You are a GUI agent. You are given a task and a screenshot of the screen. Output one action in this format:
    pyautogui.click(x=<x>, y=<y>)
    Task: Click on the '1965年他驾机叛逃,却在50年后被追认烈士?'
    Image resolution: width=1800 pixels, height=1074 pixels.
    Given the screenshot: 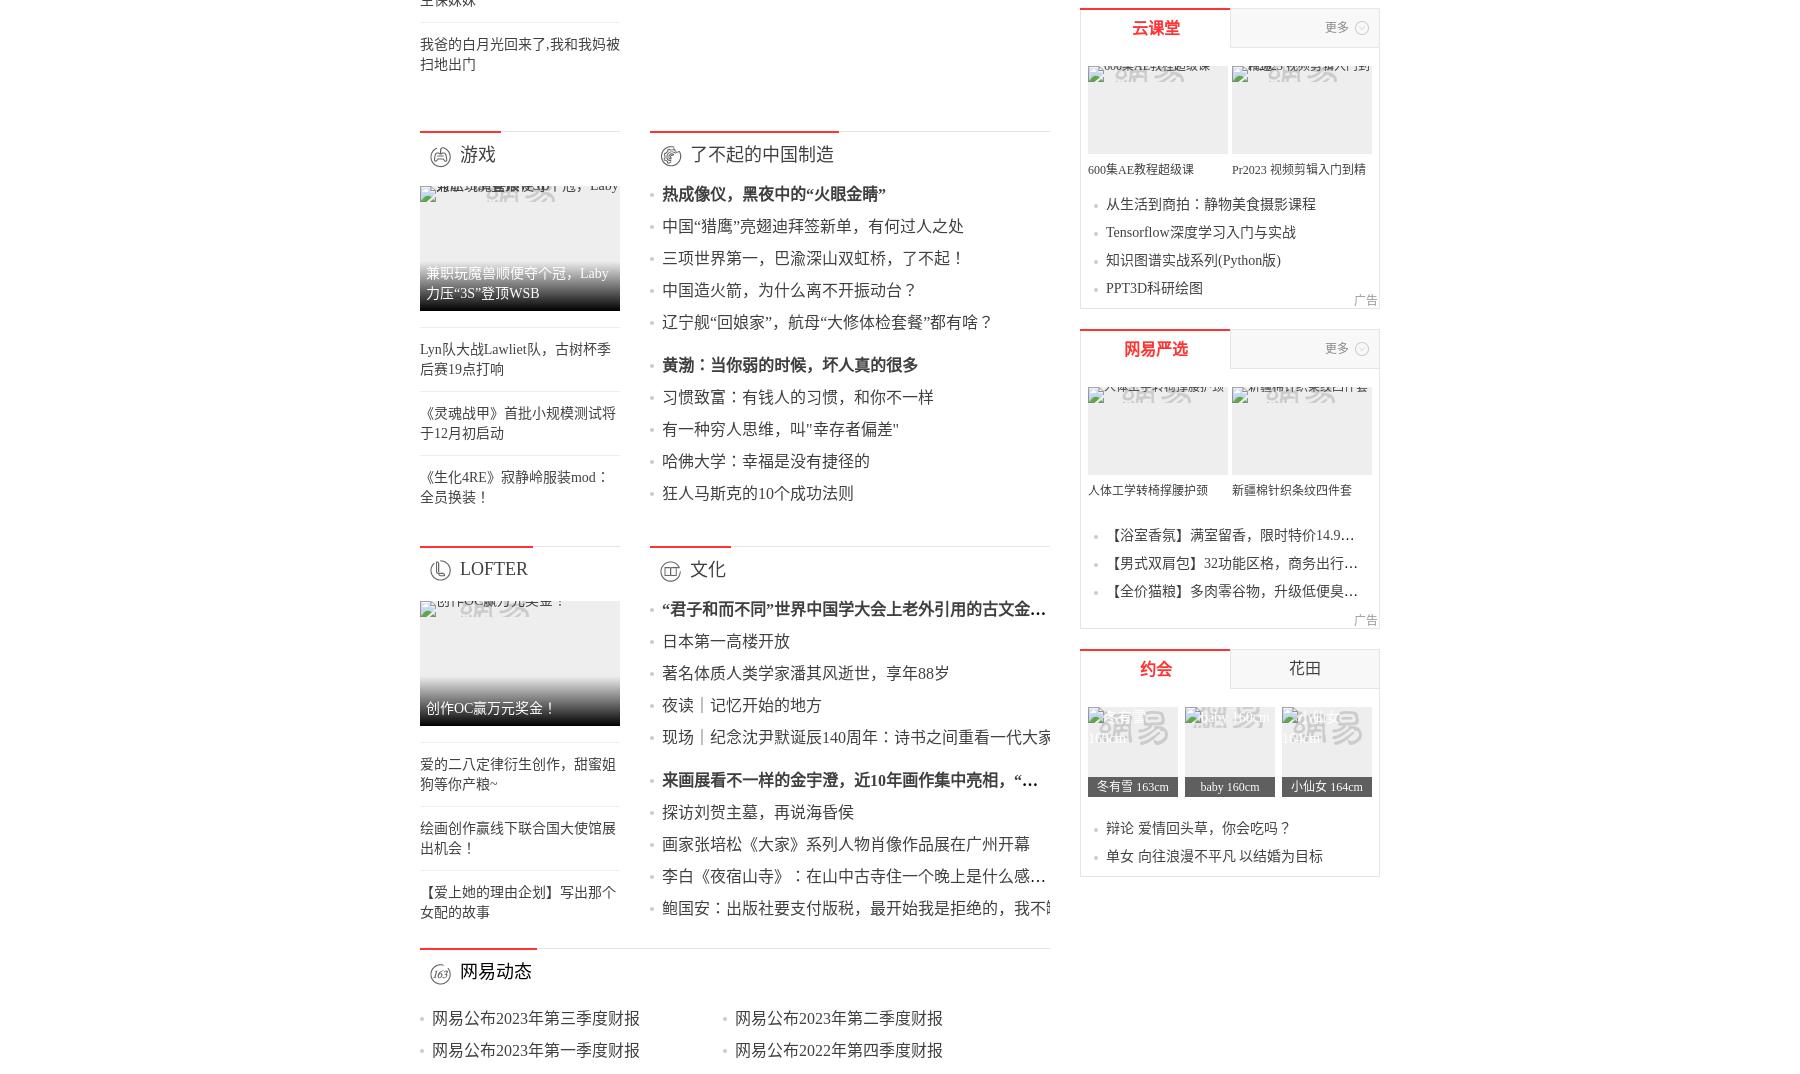 What is the action you would take?
    pyautogui.click(x=479, y=501)
    